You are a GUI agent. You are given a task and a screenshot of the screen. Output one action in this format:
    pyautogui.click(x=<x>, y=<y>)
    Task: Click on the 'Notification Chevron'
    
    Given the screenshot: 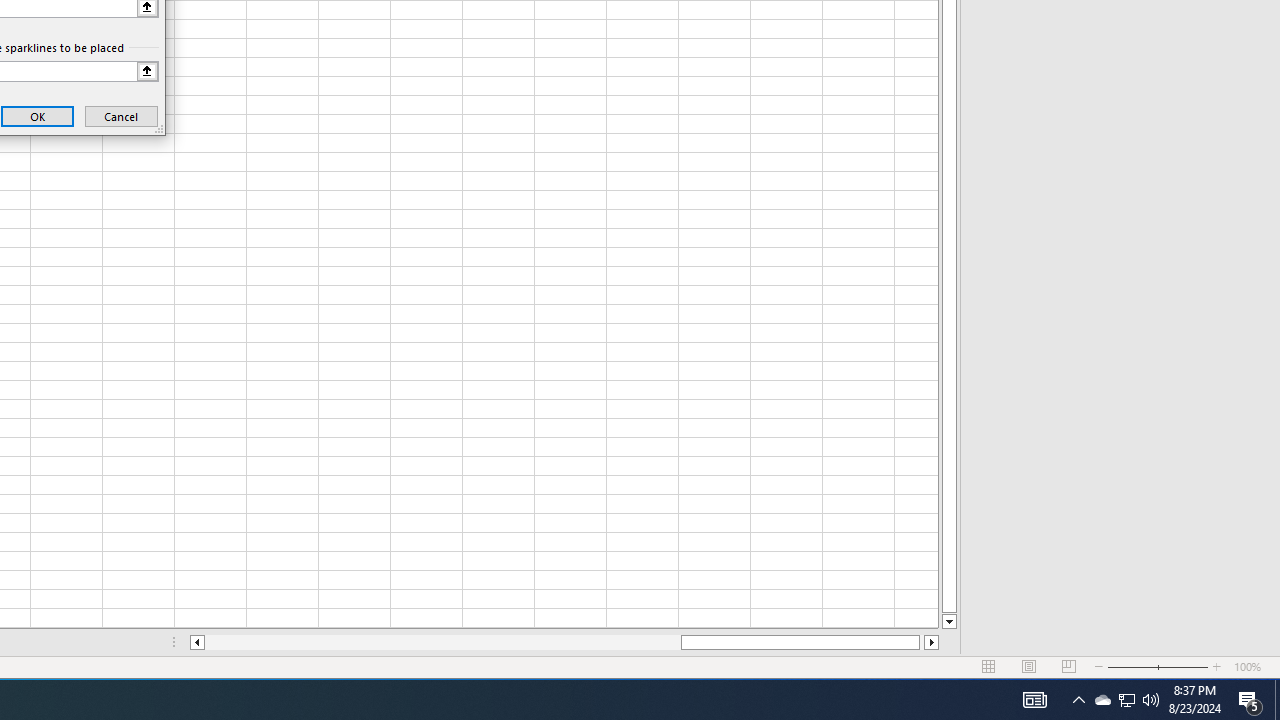 What is the action you would take?
    pyautogui.click(x=1127, y=698)
    